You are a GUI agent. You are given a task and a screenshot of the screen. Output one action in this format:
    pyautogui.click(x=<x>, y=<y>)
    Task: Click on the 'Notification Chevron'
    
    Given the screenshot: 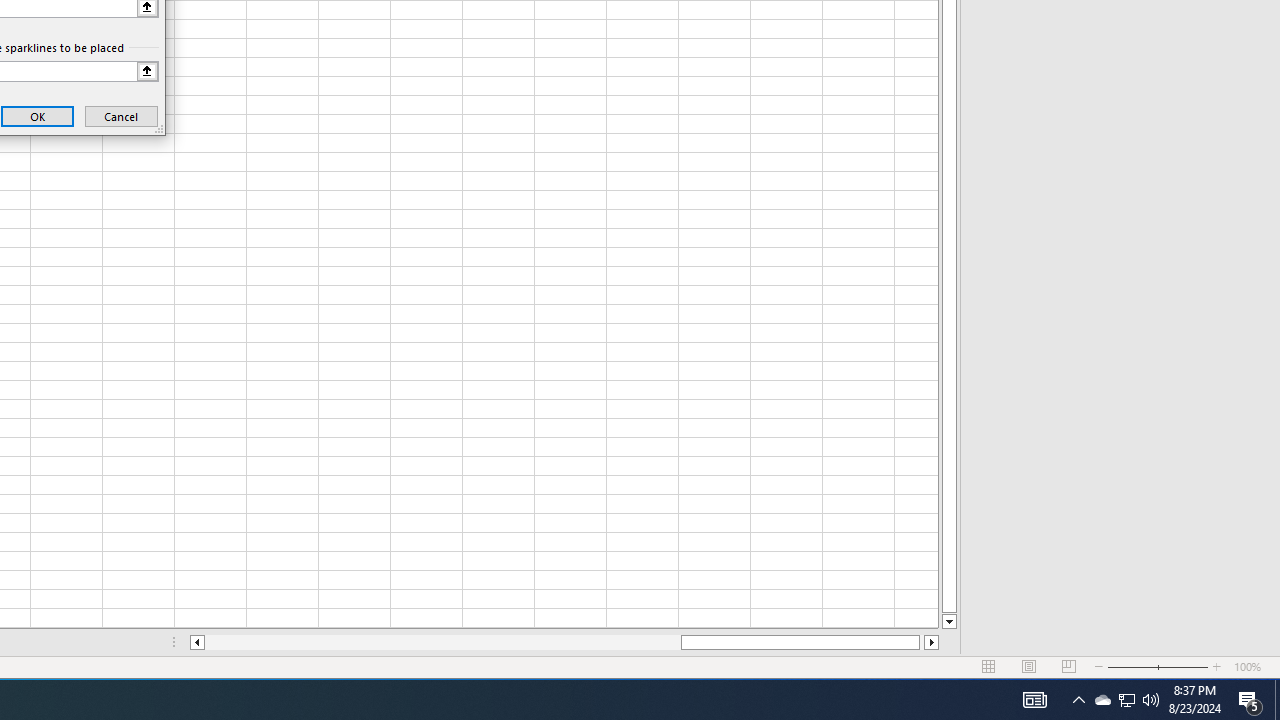 What is the action you would take?
    pyautogui.click(x=1127, y=698)
    